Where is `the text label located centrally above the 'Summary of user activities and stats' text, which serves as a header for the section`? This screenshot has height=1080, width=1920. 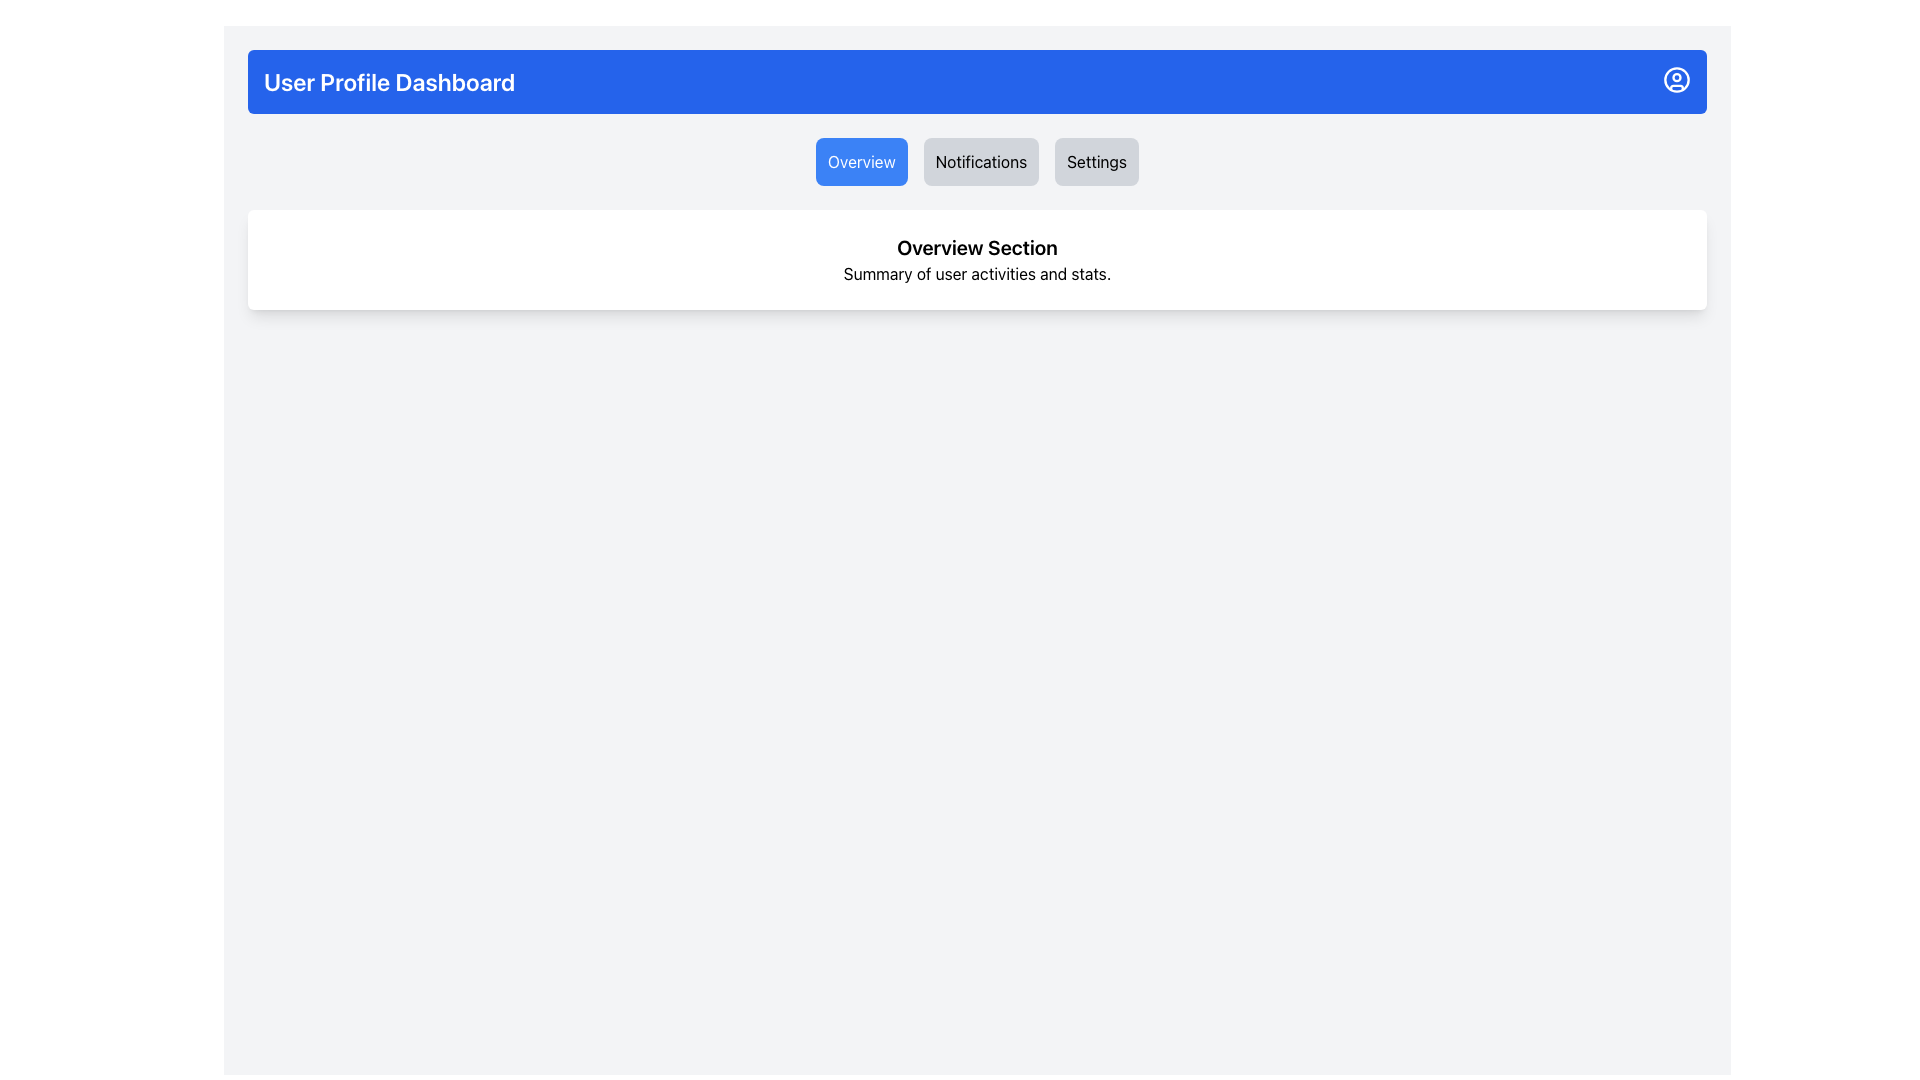
the text label located centrally above the 'Summary of user activities and stats' text, which serves as a header for the section is located at coordinates (977, 246).